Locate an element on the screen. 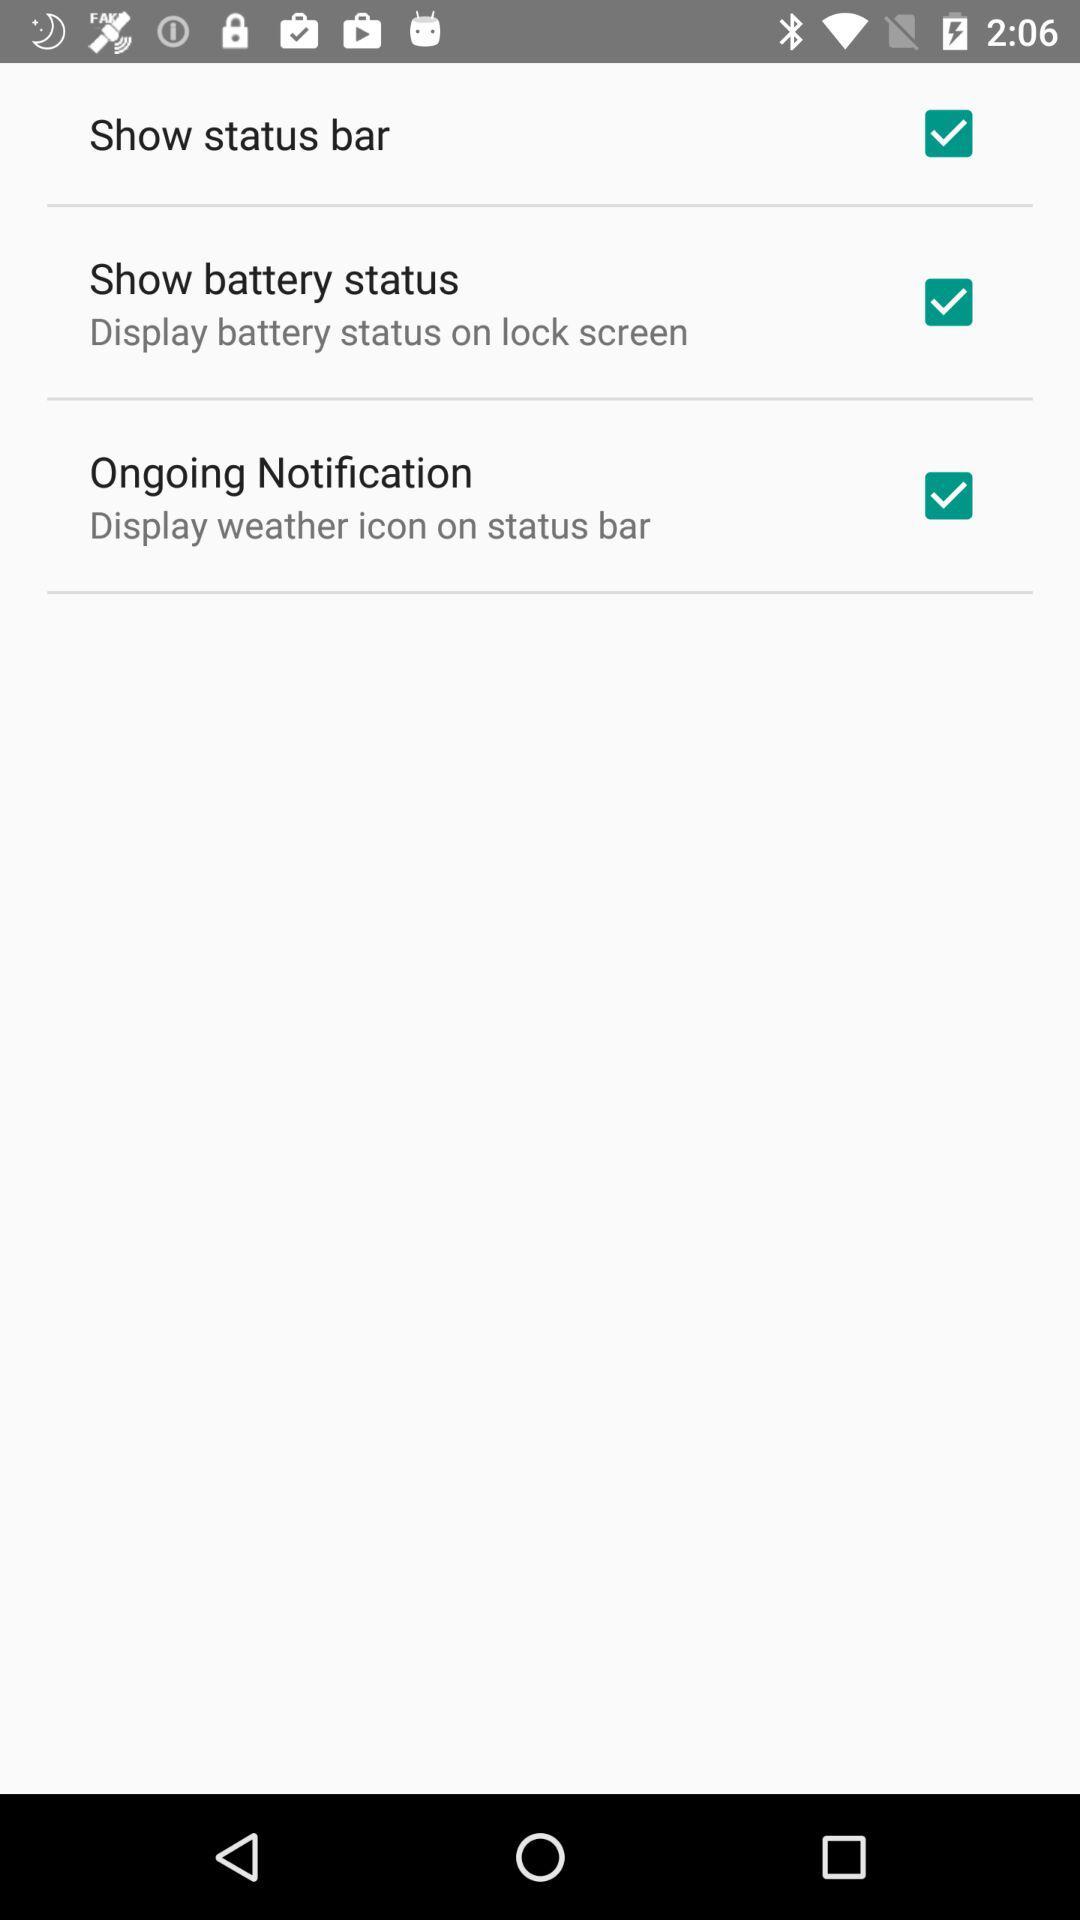 The width and height of the screenshot is (1080, 1920). the icon below the display battery status app is located at coordinates (281, 469).